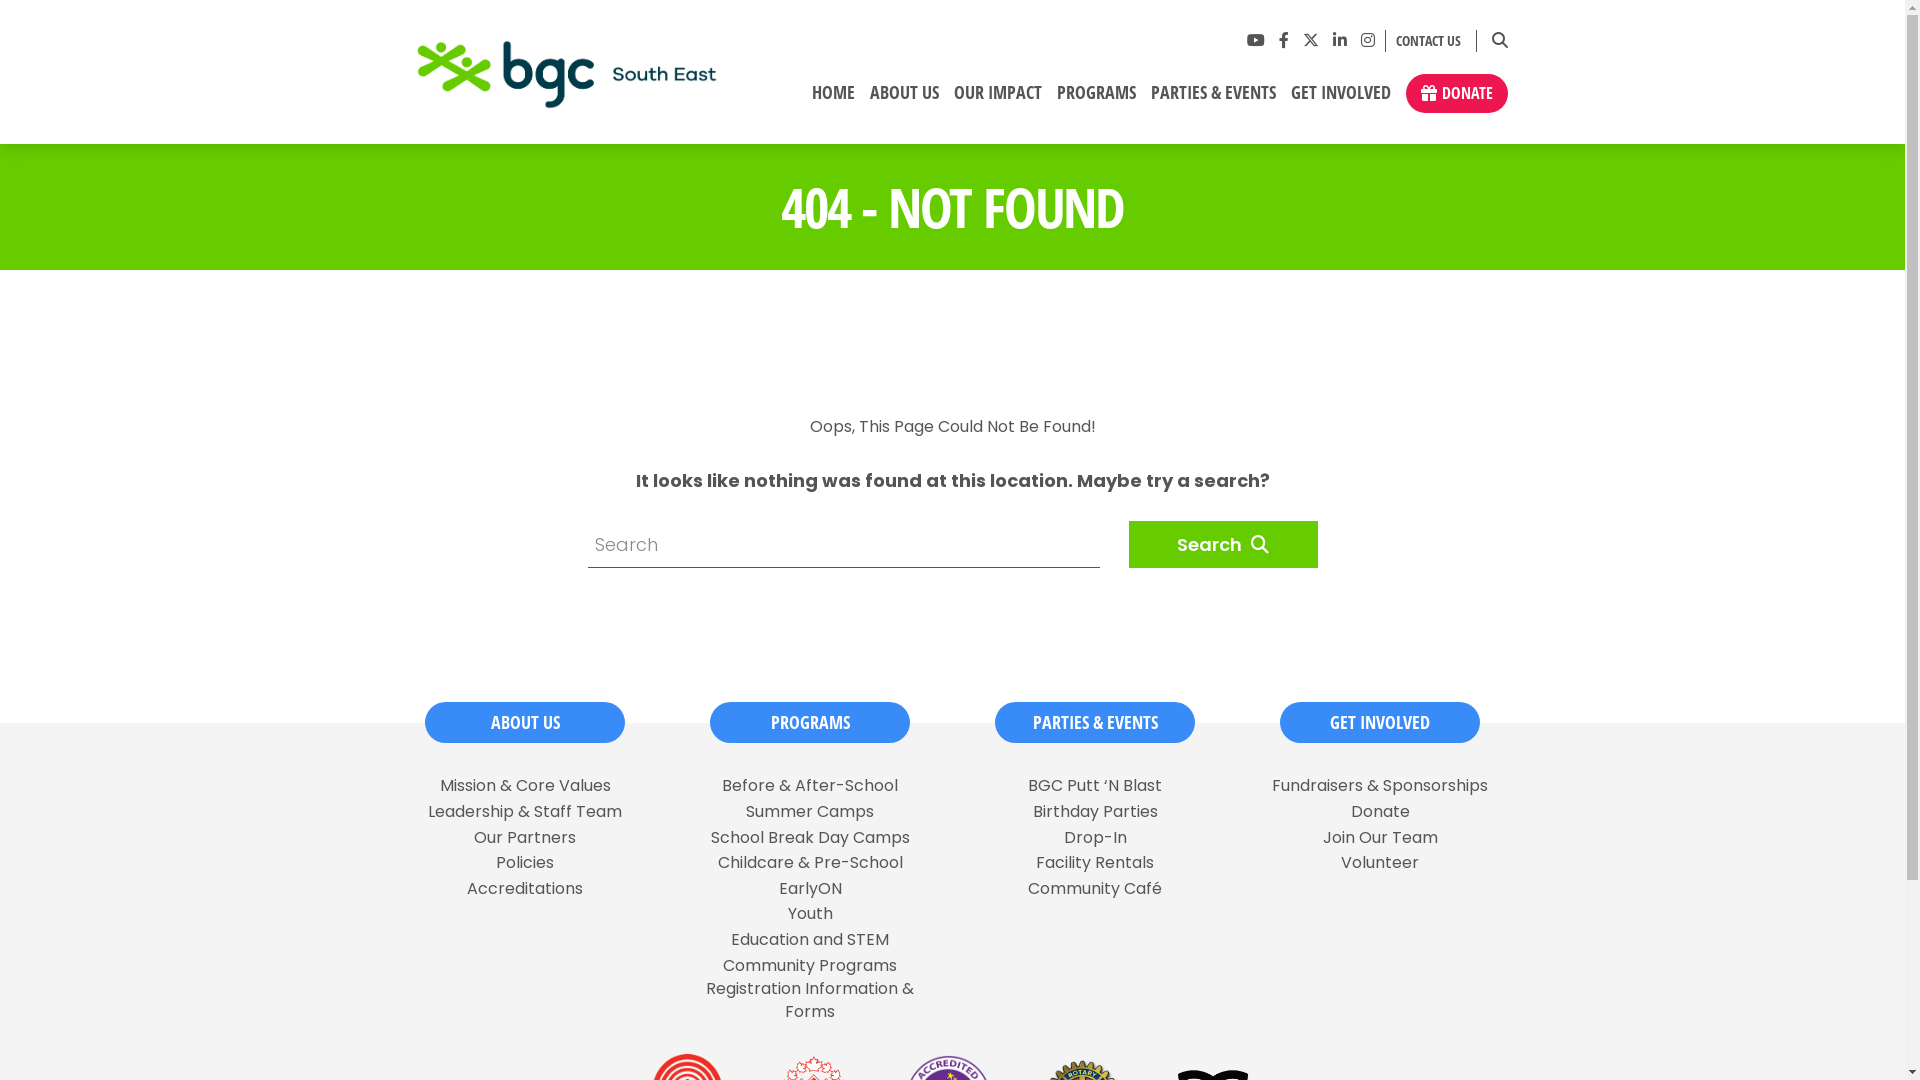  Describe the element at coordinates (809, 837) in the screenshot. I see `'School Break Day Camps'` at that location.